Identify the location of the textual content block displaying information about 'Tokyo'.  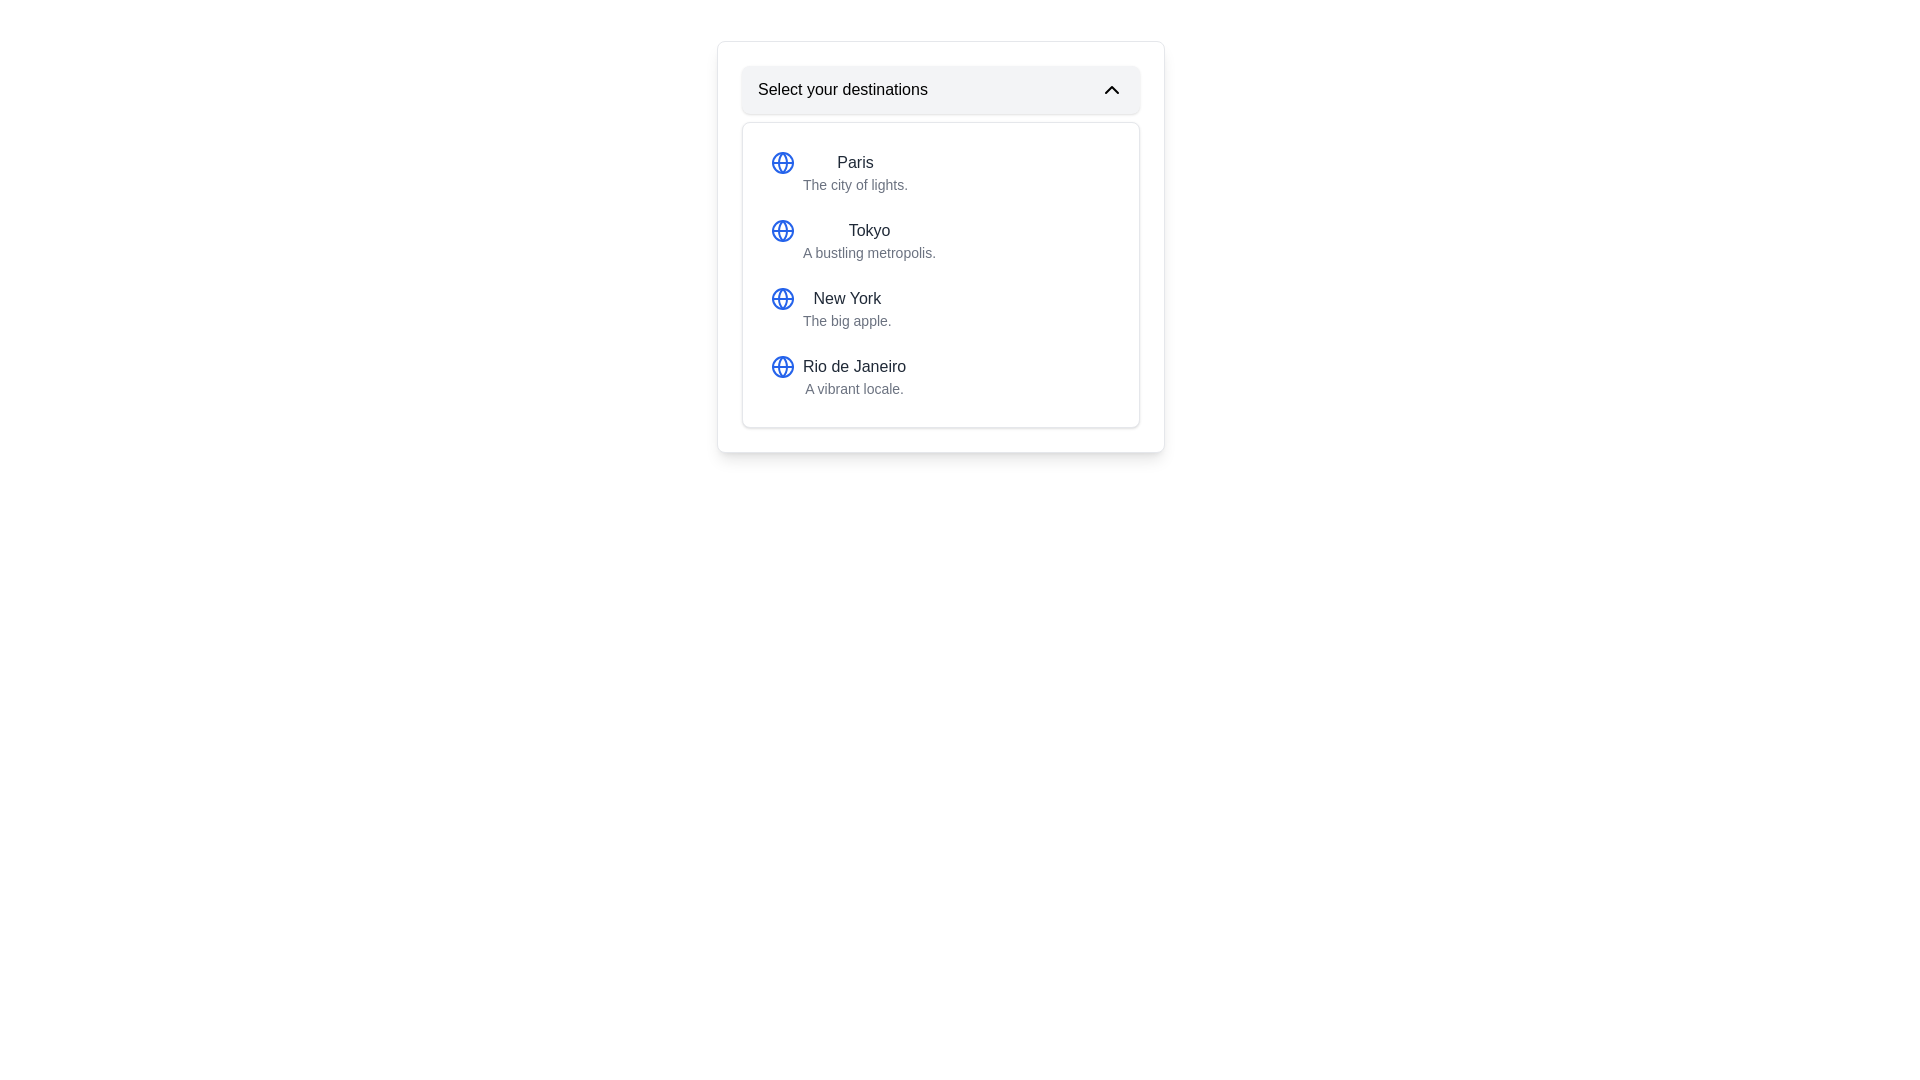
(869, 239).